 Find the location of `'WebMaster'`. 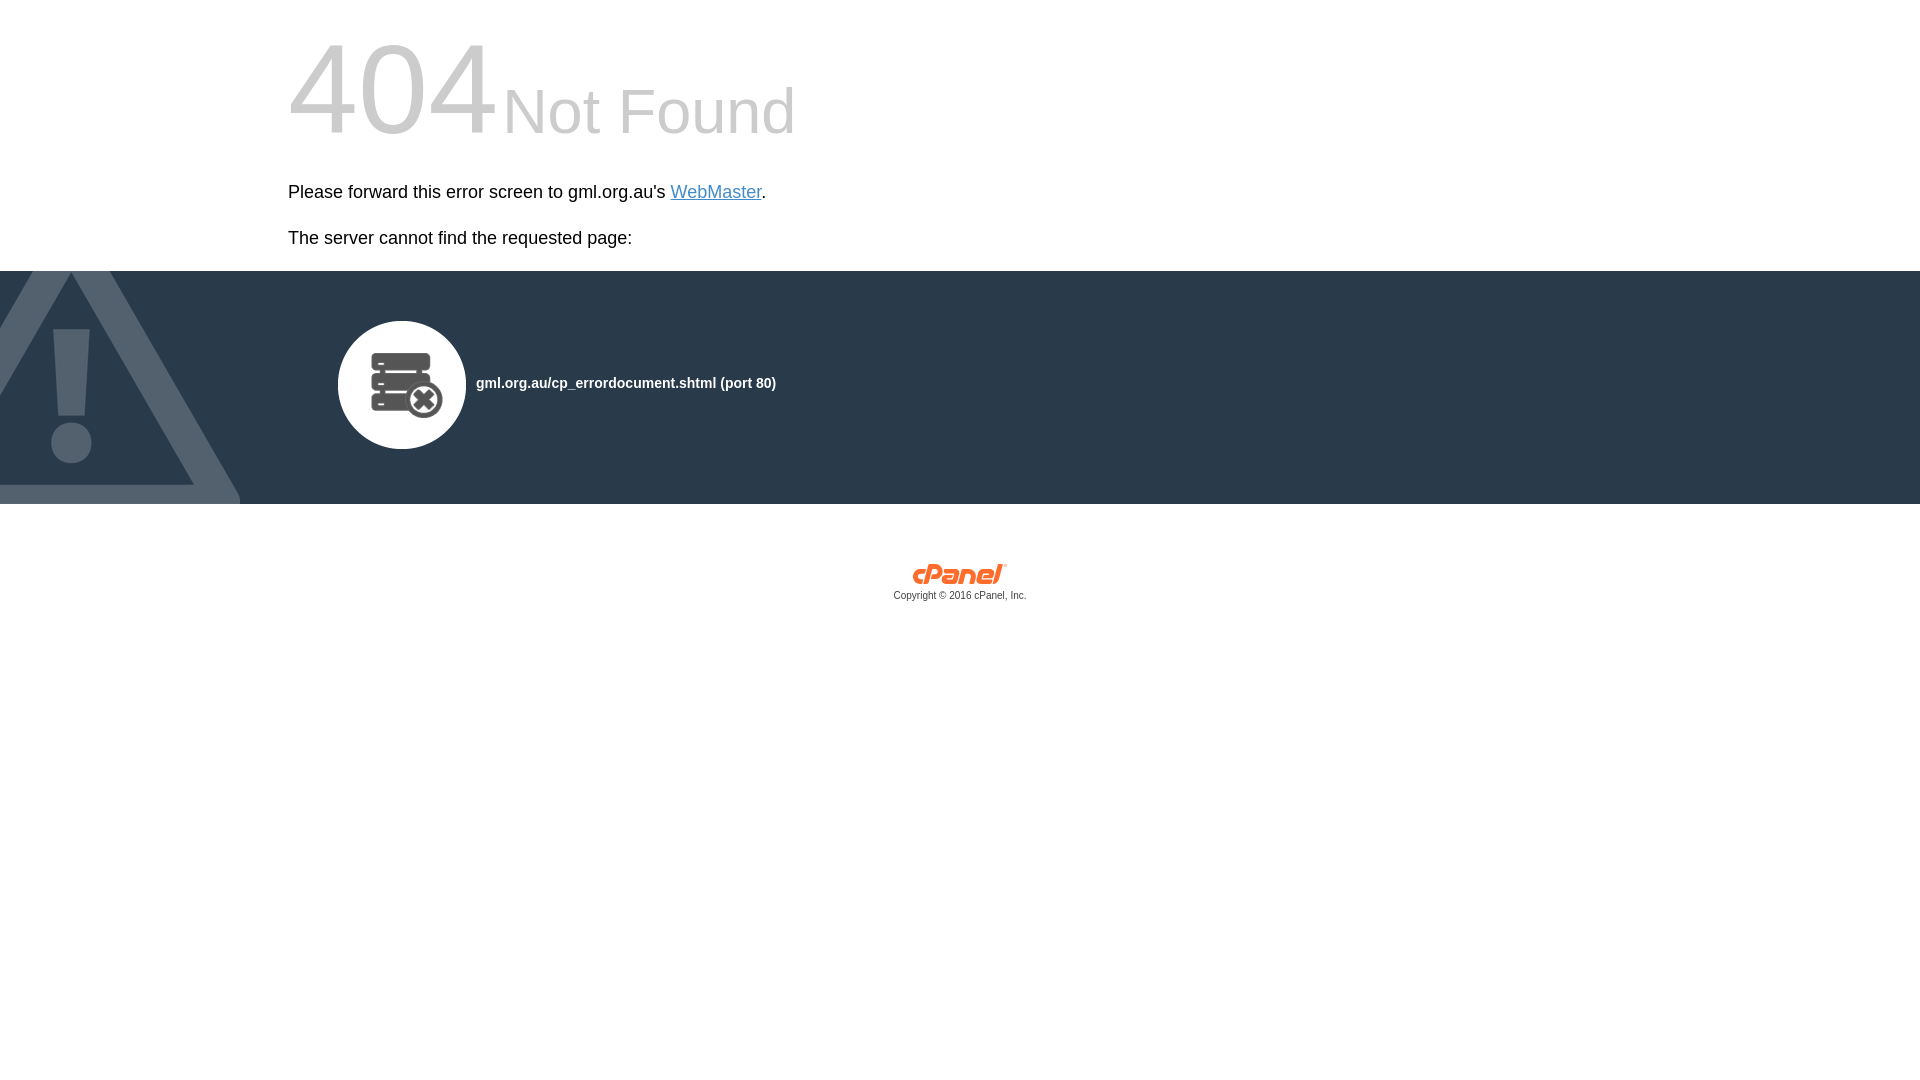

'WebMaster' is located at coordinates (716, 192).